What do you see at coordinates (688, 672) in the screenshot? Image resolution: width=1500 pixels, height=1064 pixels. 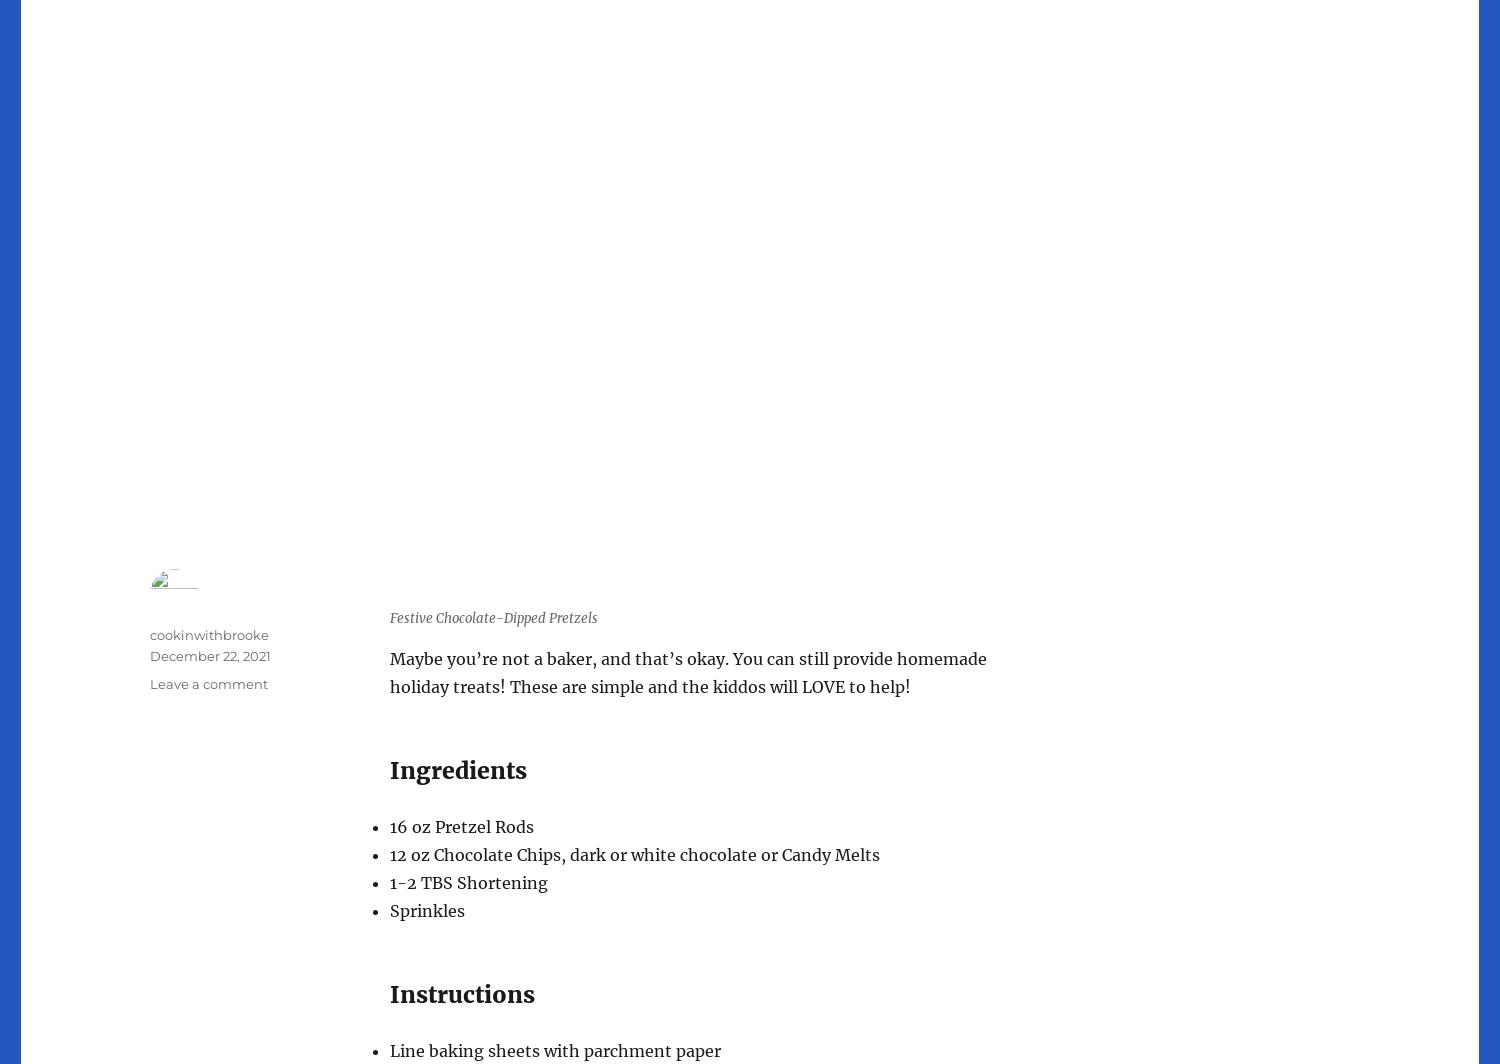 I see `'Maybe you’re not a baker, and that’s okay. You can still provide homemade holiday treats! These are simple and the kiddos will LOVE to help!'` at bounding box center [688, 672].